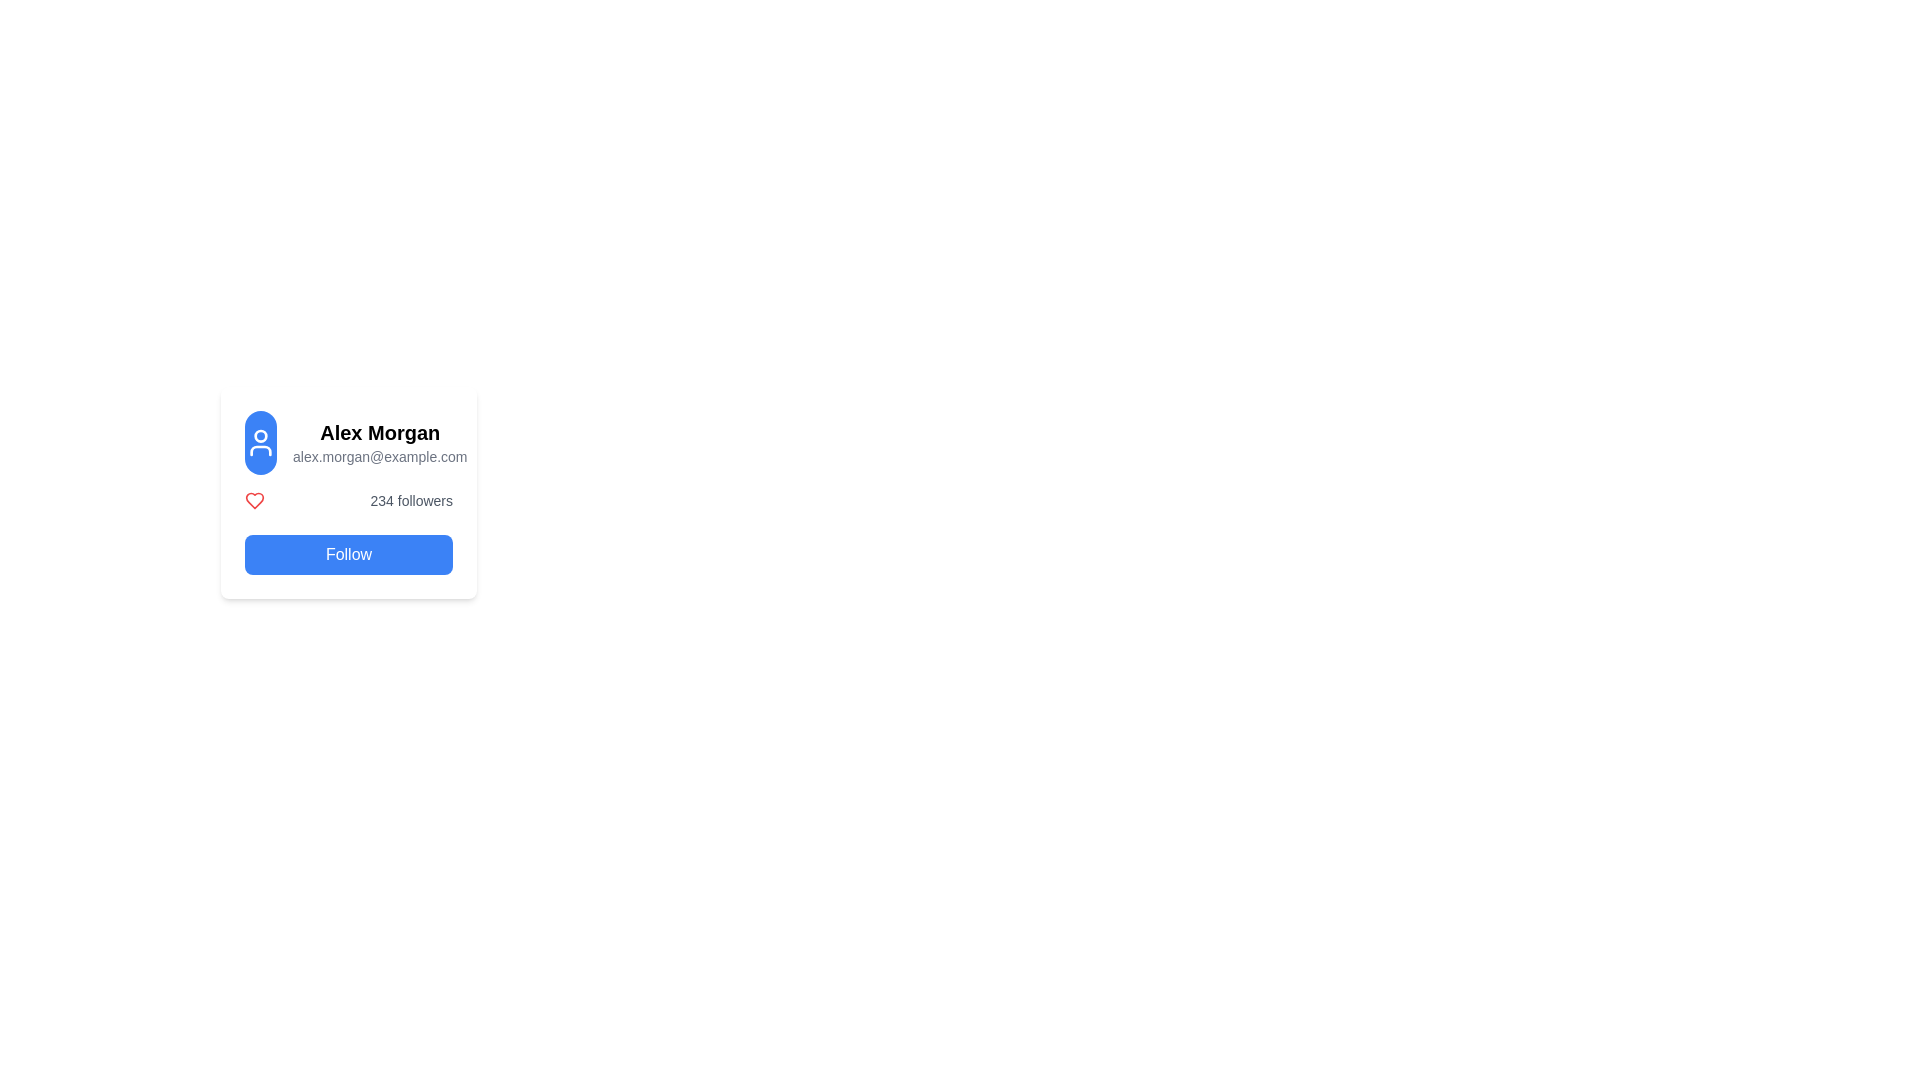 This screenshot has width=1920, height=1080. I want to click on the text label displaying 'Alex Morgan' in bold, large font within the profile card on the left side of the interface, so click(380, 431).